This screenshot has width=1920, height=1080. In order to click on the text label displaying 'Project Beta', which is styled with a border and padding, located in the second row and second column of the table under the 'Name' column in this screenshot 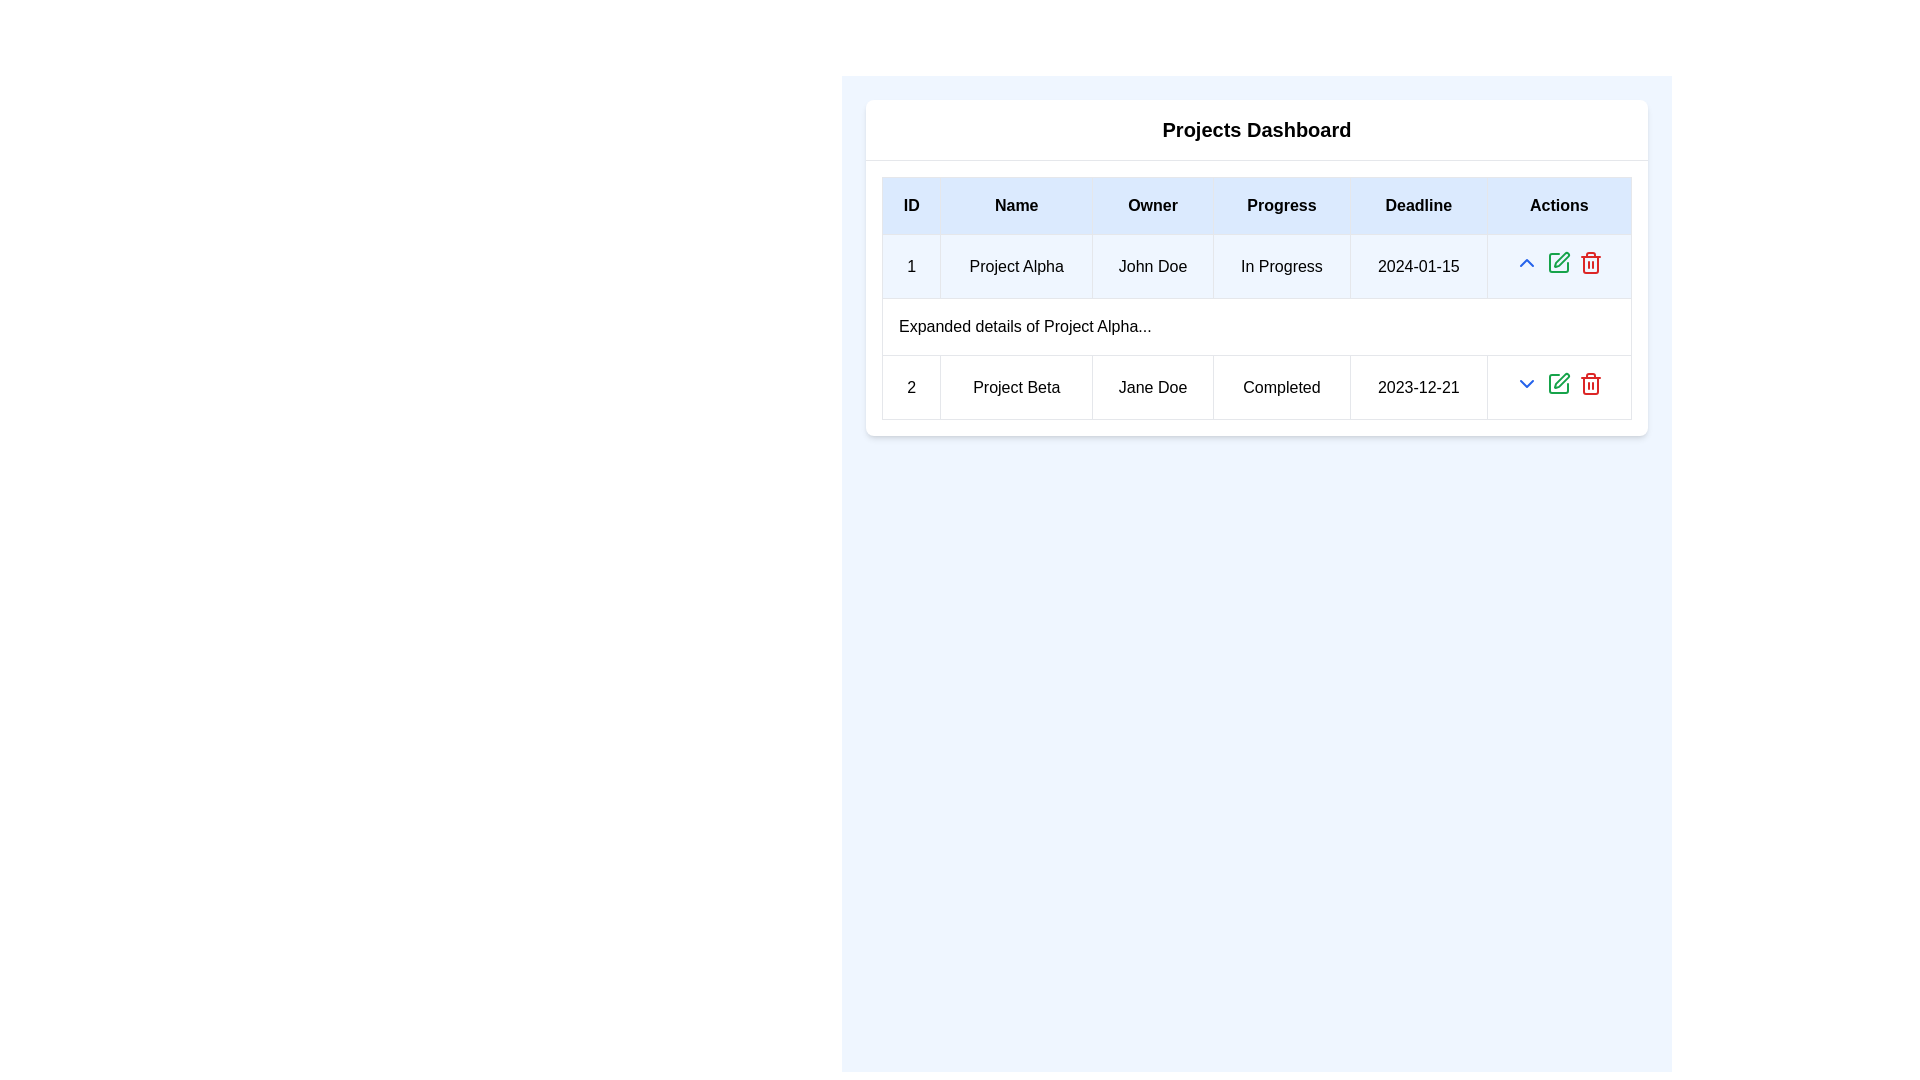, I will do `click(1016, 387)`.